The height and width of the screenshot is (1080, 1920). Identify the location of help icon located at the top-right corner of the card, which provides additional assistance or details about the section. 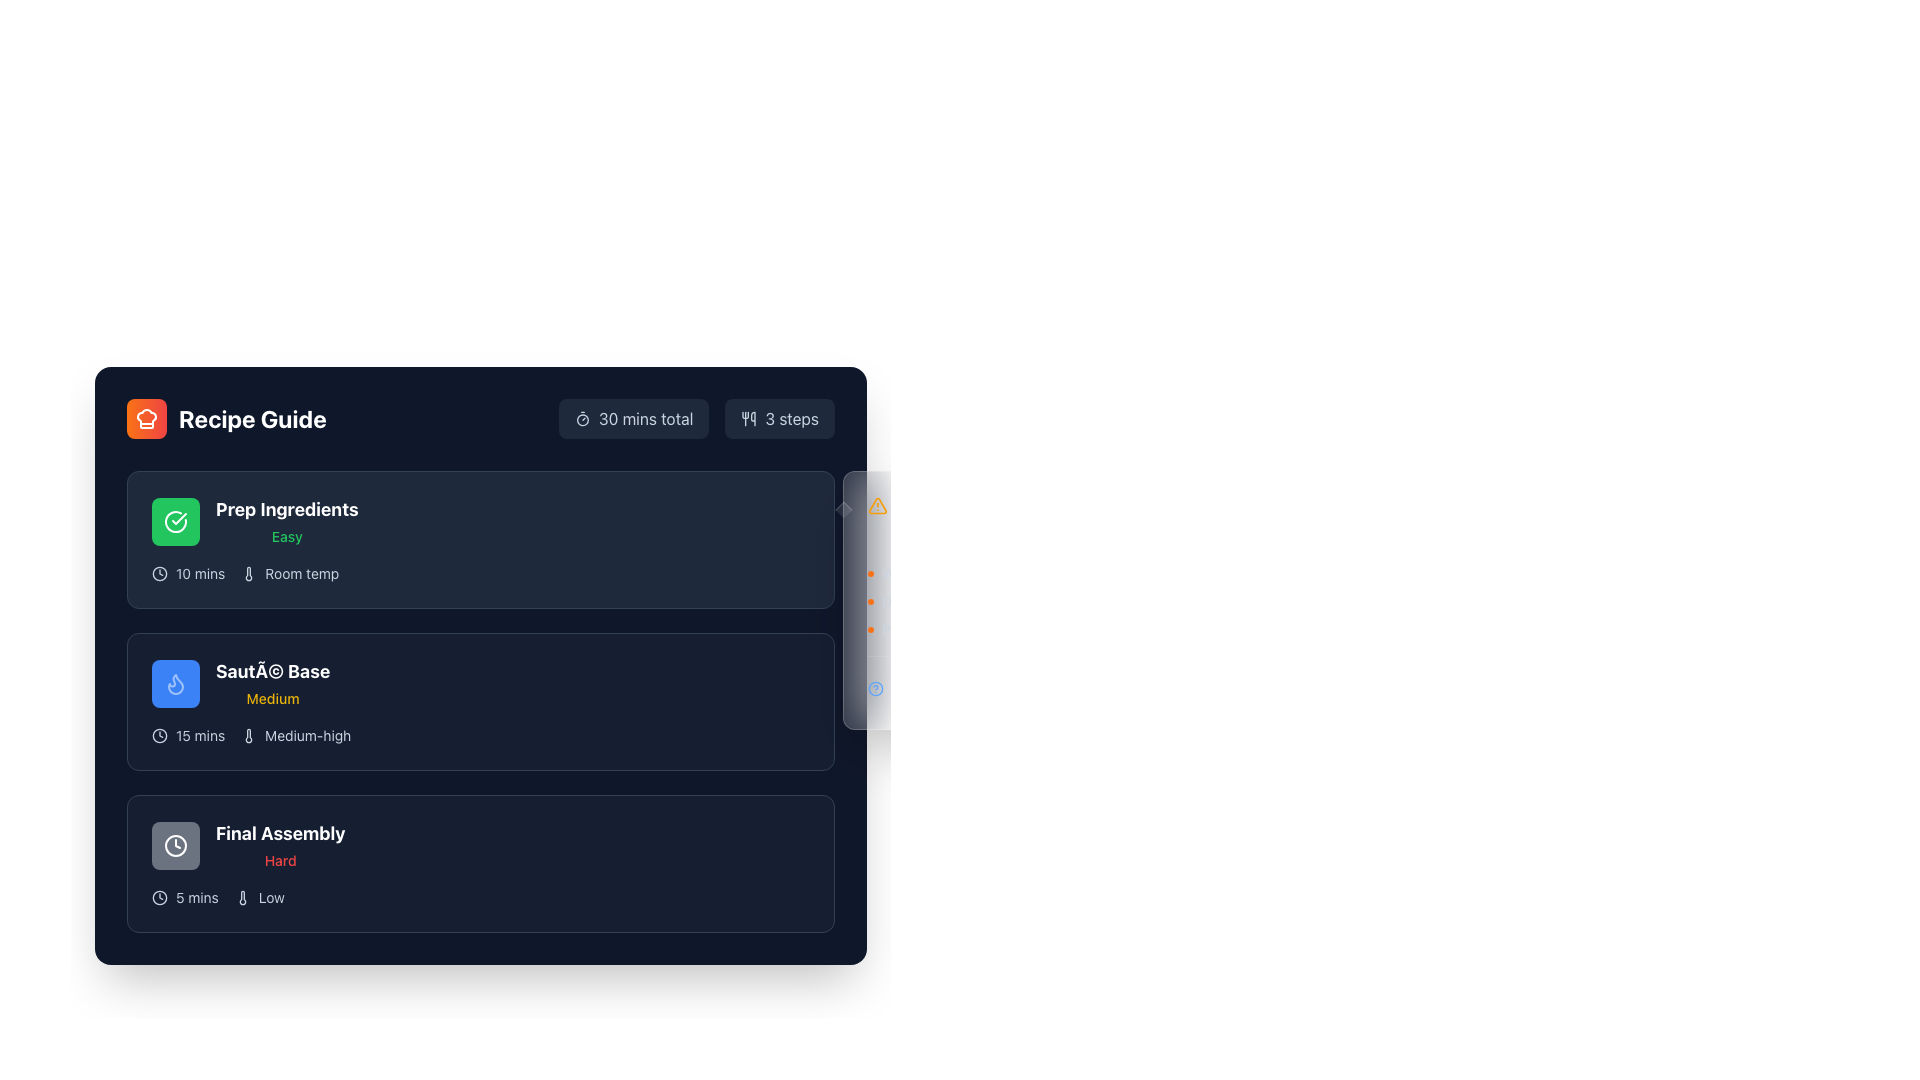
(875, 688).